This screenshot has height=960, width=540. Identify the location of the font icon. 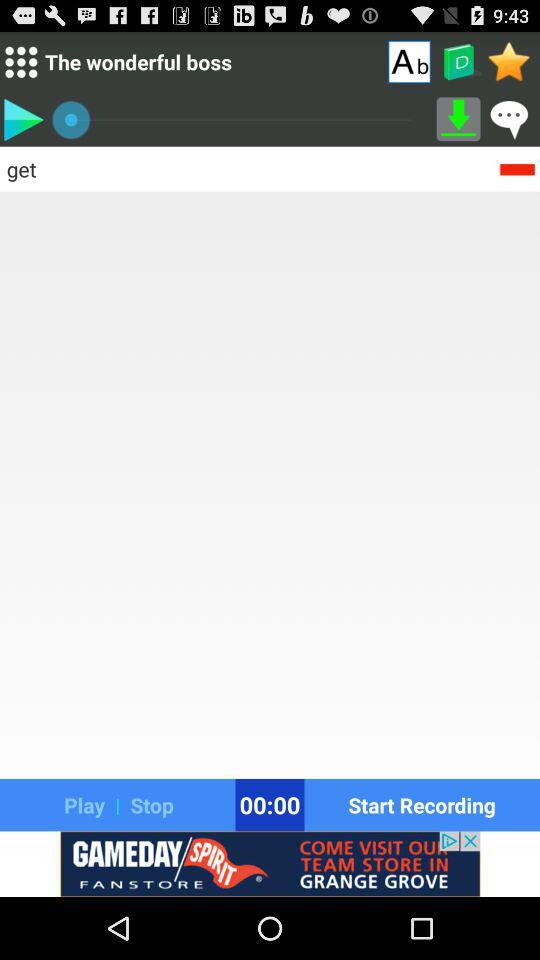
(408, 65).